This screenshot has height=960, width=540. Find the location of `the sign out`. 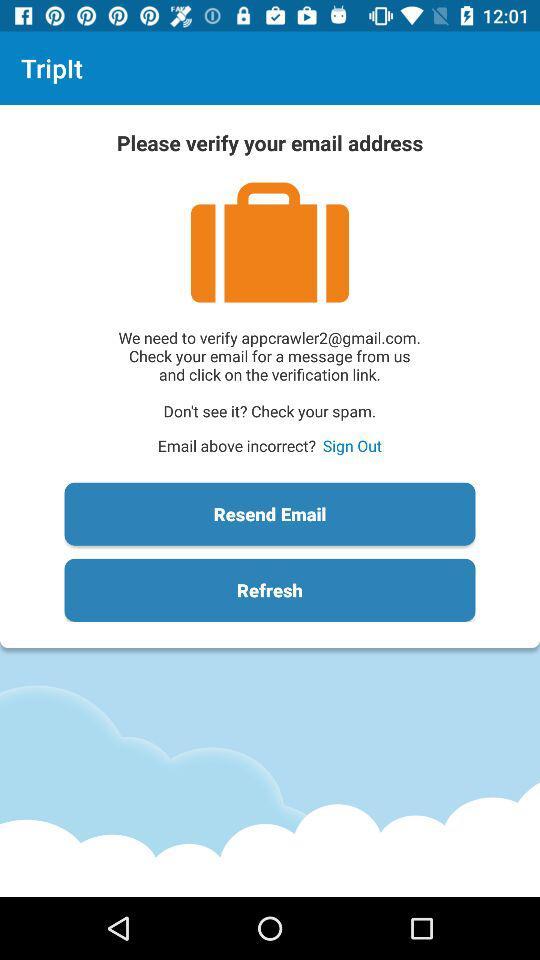

the sign out is located at coordinates (351, 445).